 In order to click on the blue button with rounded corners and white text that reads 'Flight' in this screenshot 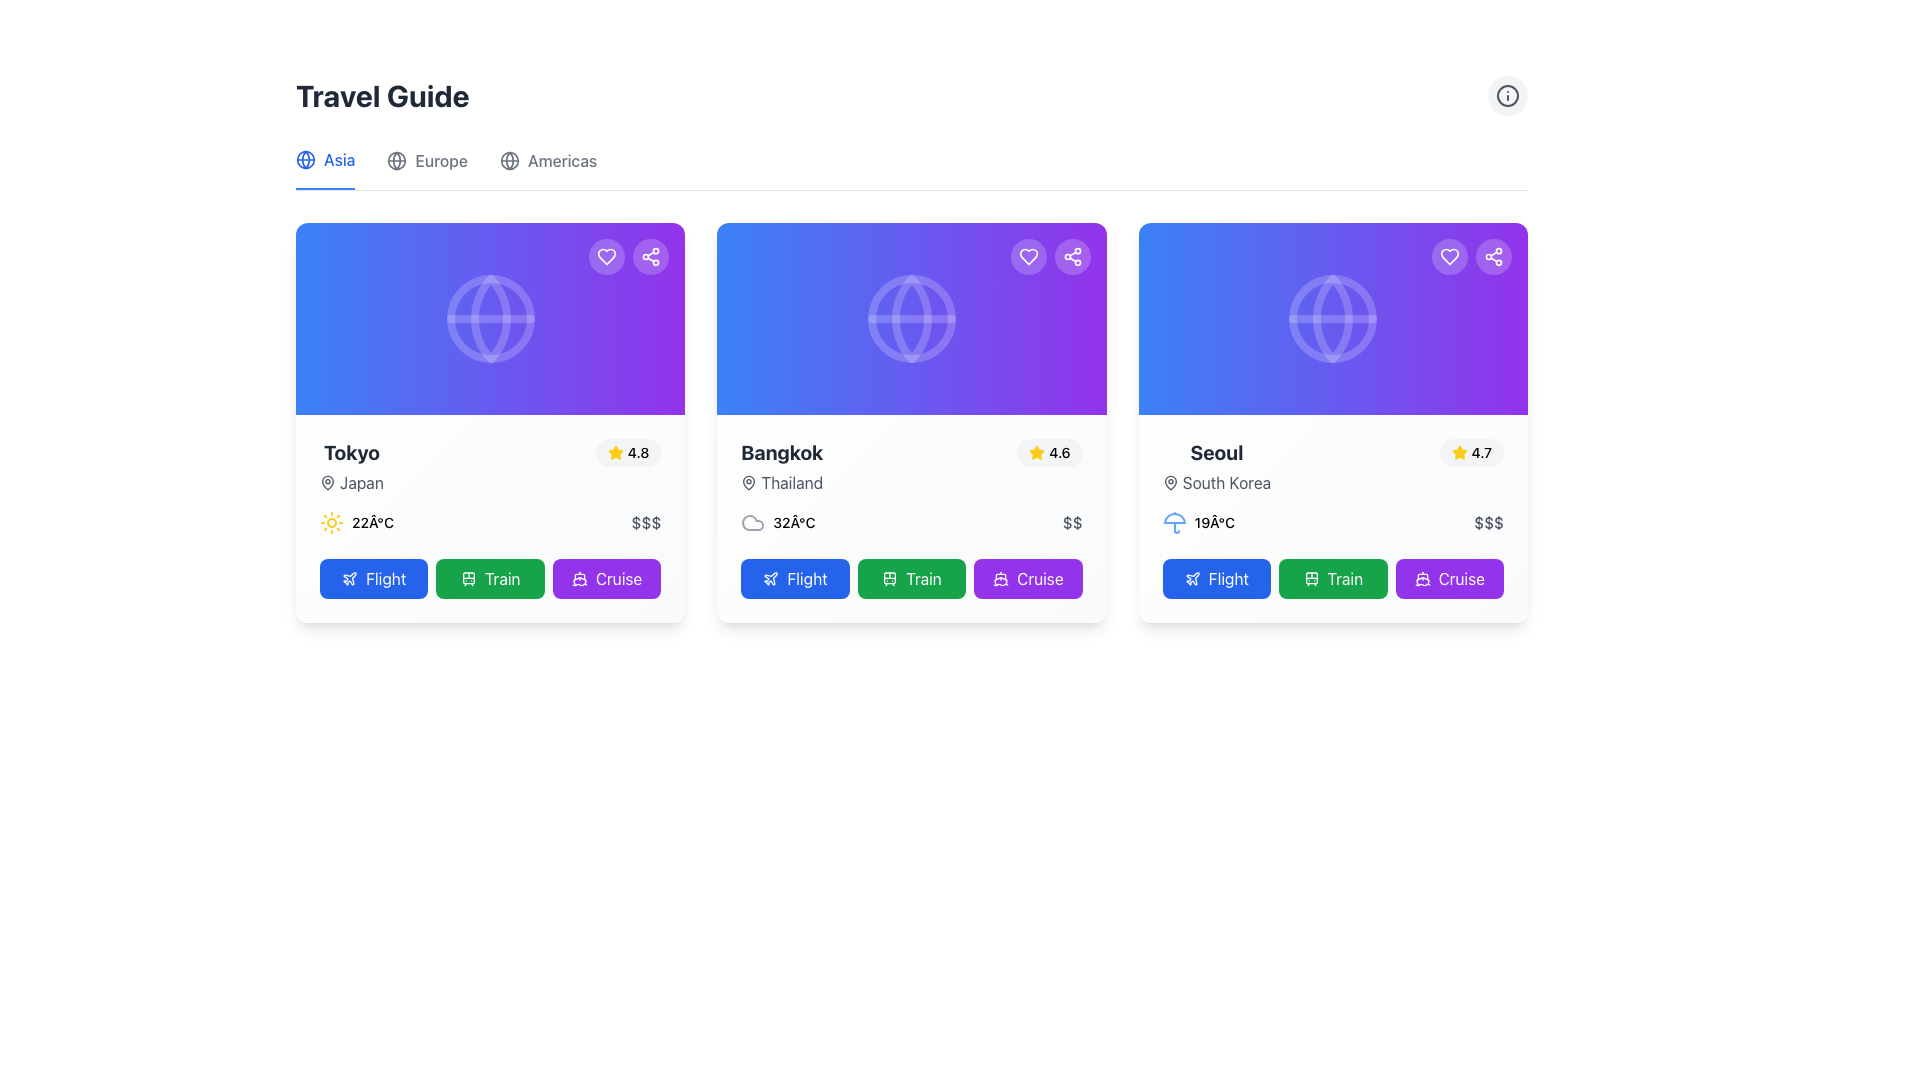, I will do `click(794, 578)`.